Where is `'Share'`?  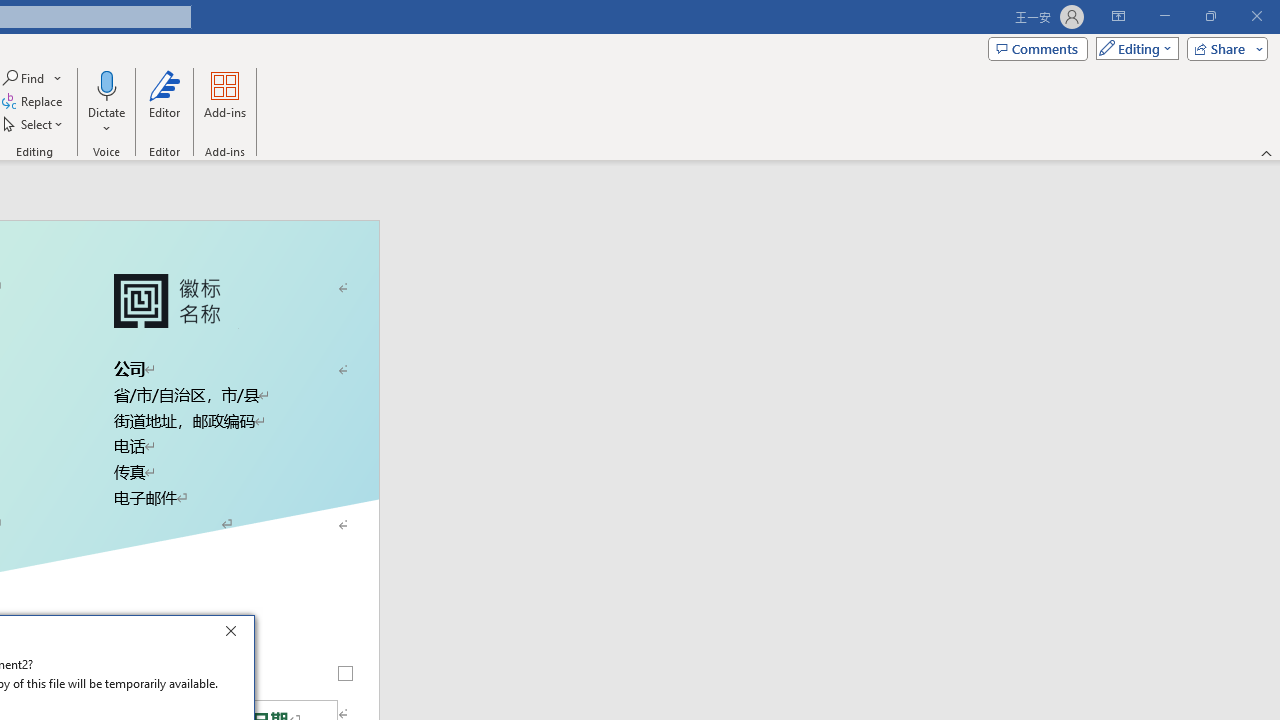 'Share' is located at coordinates (1222, 47).